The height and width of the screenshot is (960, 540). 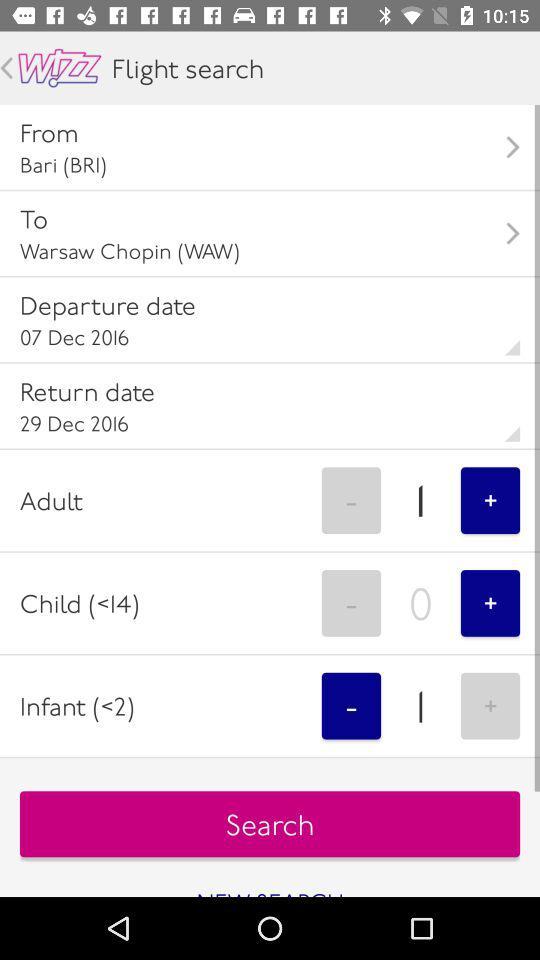 What do you see at coordinates (350, 499) in the screenshot?
I see `icon next to the 1 item` at bounding box center [350, 499].